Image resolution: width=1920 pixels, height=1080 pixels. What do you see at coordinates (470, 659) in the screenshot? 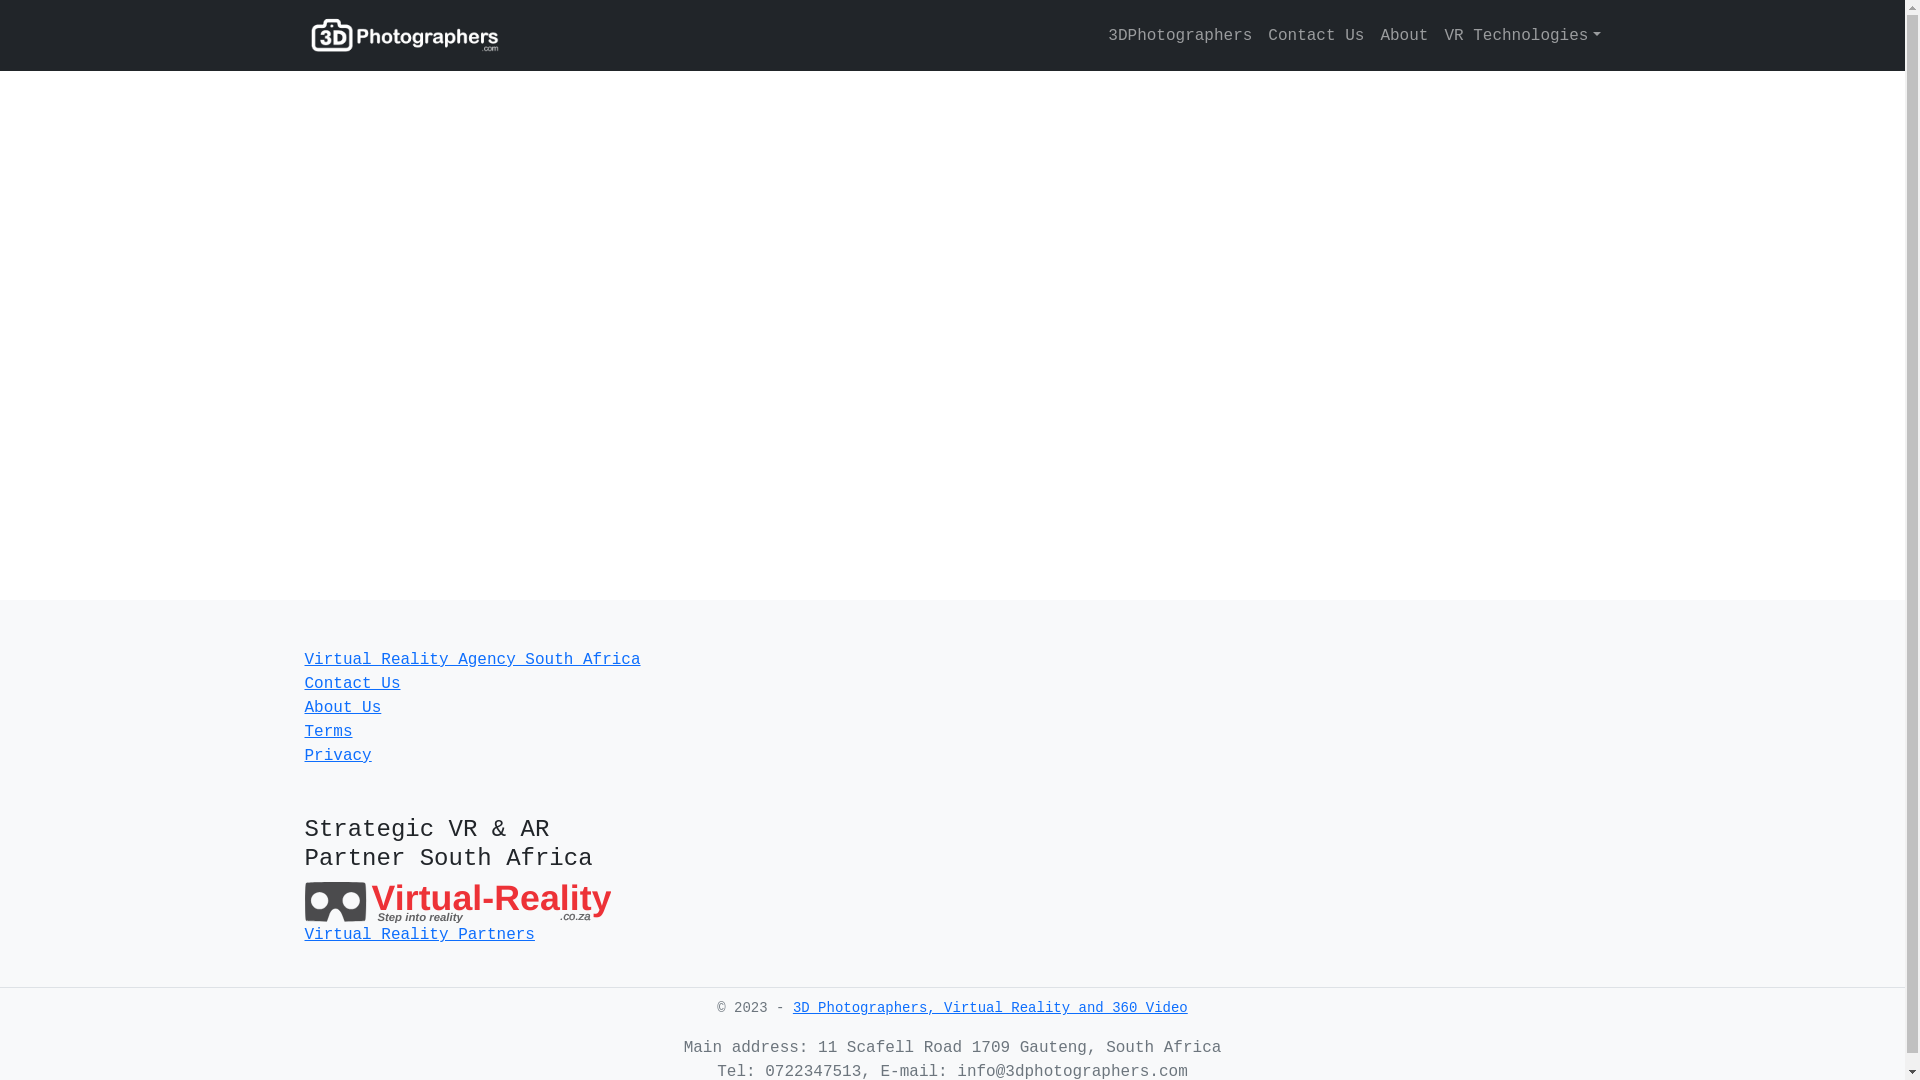
I see `'Virtual Reality Agency South Africa'` at bounding box center [470, 659].